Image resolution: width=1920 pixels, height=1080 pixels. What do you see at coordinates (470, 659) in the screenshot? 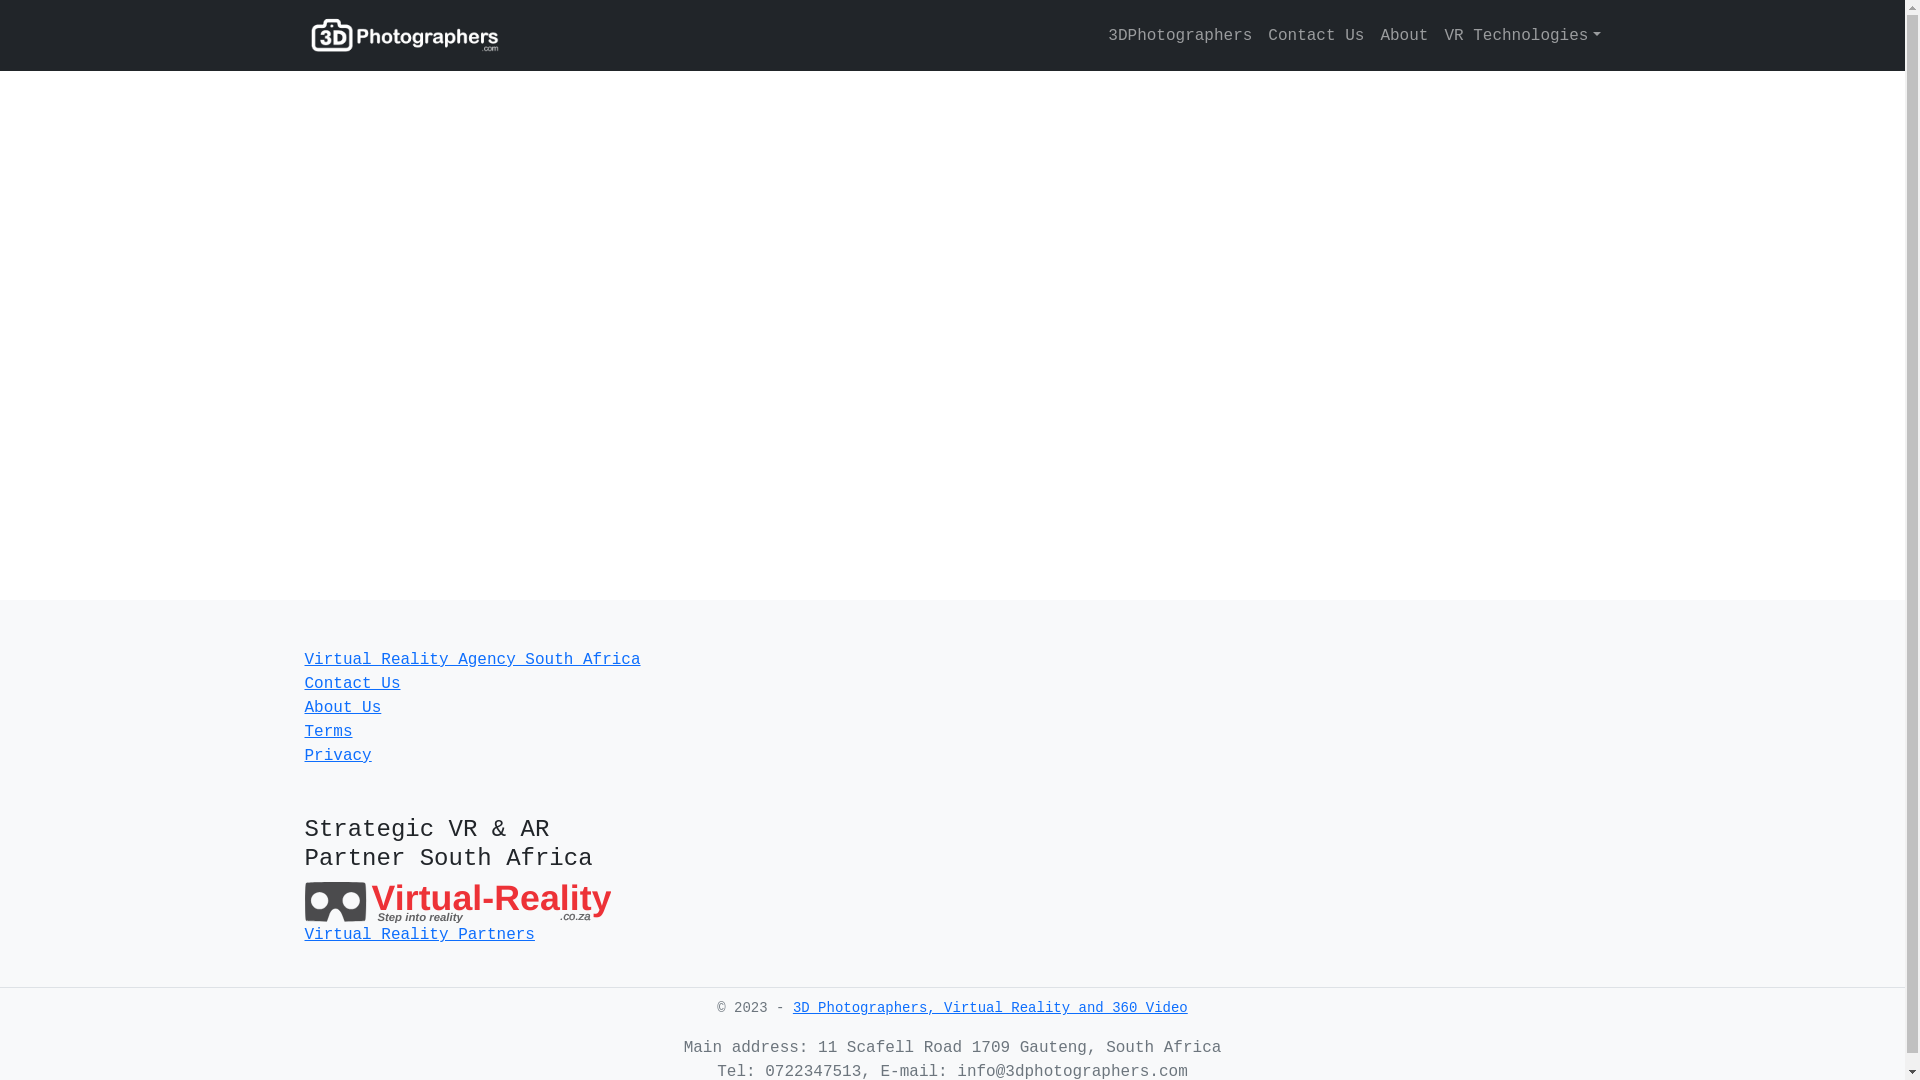
I see `'Virtual Reality Agency South Africa'` at bounding box center [470, 659].